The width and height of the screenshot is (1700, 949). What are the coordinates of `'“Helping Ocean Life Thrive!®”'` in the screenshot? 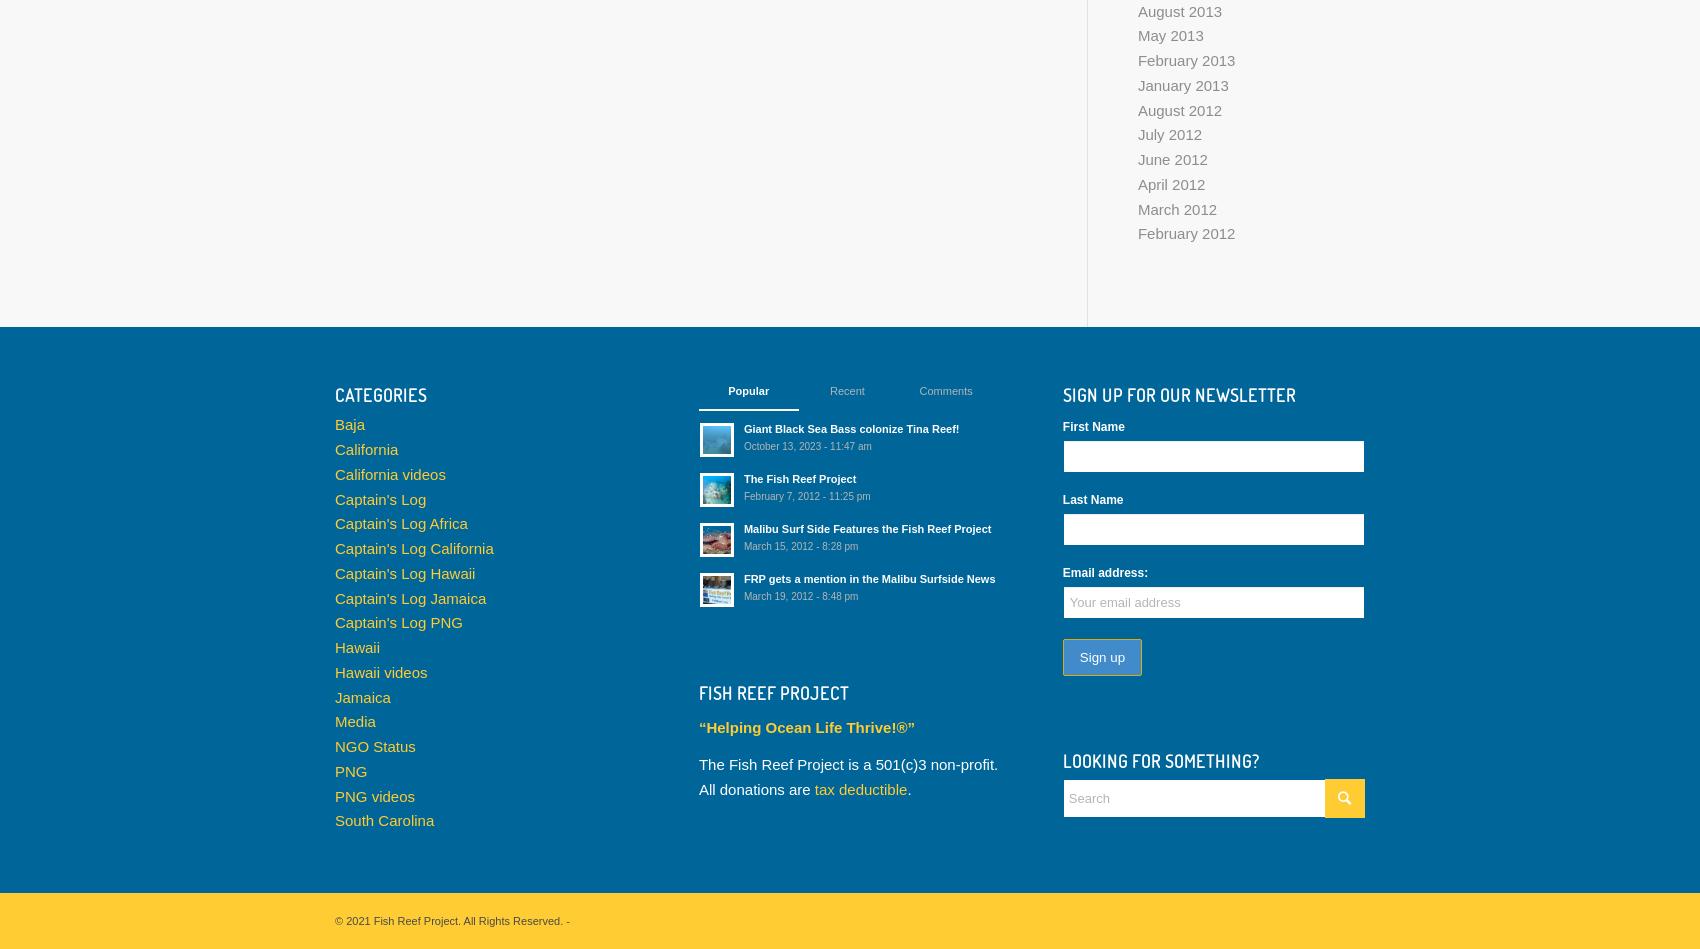 It's located at (805, 726).